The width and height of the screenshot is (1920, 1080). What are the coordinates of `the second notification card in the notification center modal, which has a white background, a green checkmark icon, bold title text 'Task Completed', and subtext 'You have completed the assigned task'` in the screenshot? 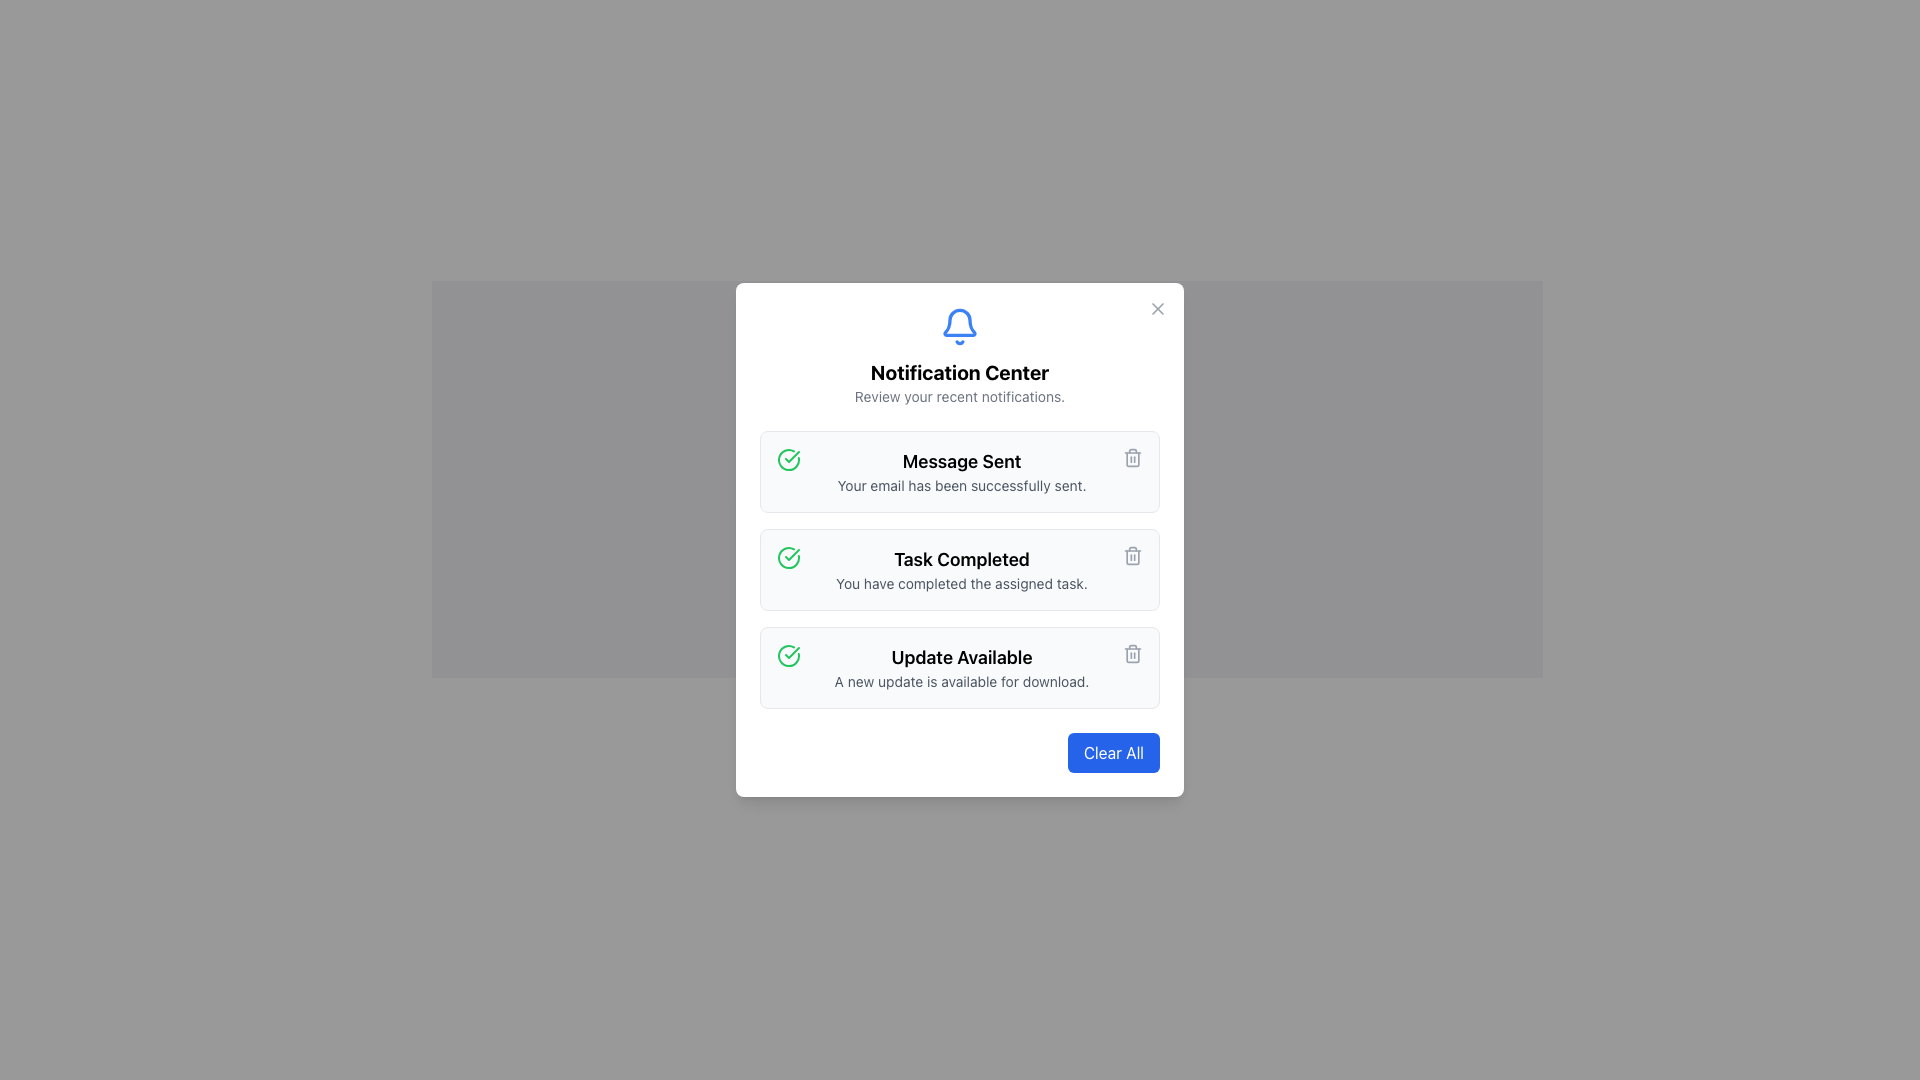 It's located at (960, 570).